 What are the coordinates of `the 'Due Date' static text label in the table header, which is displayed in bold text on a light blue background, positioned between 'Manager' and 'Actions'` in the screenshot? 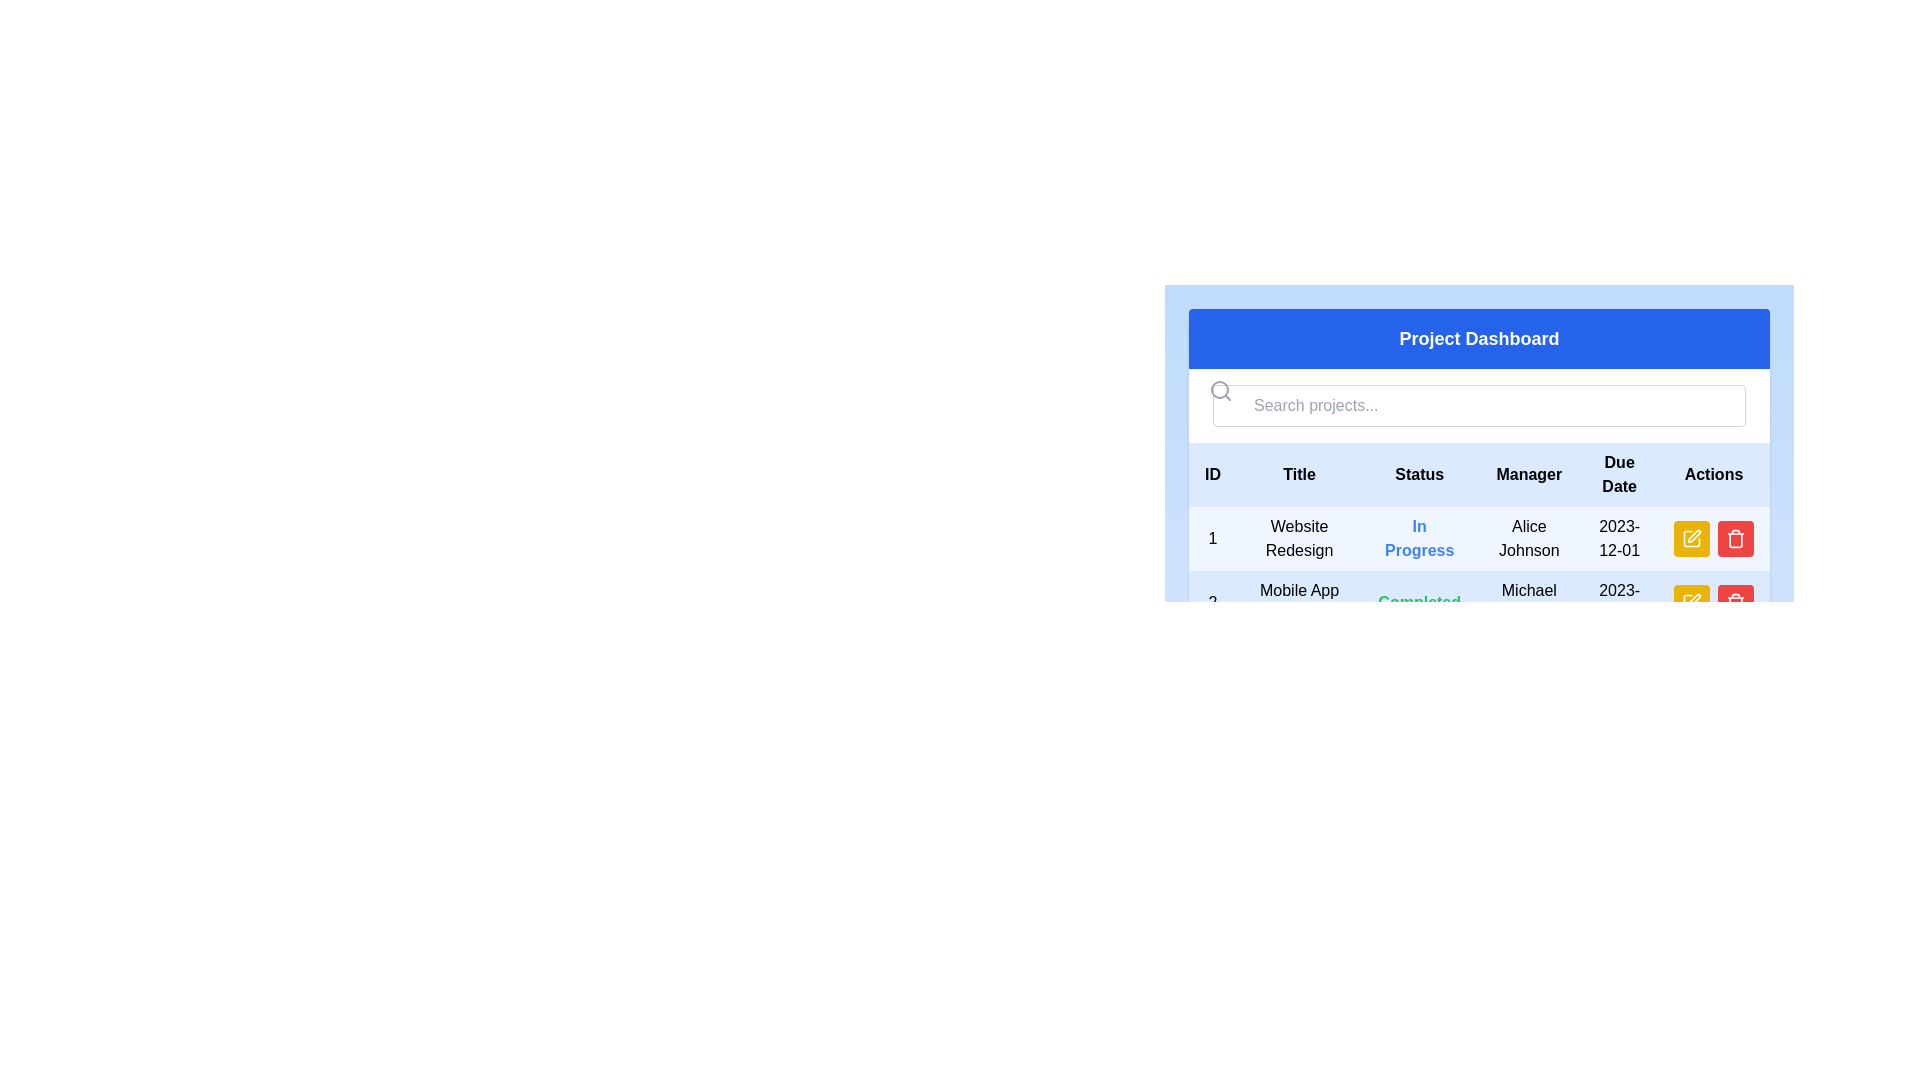 It's located at (1619, 474).